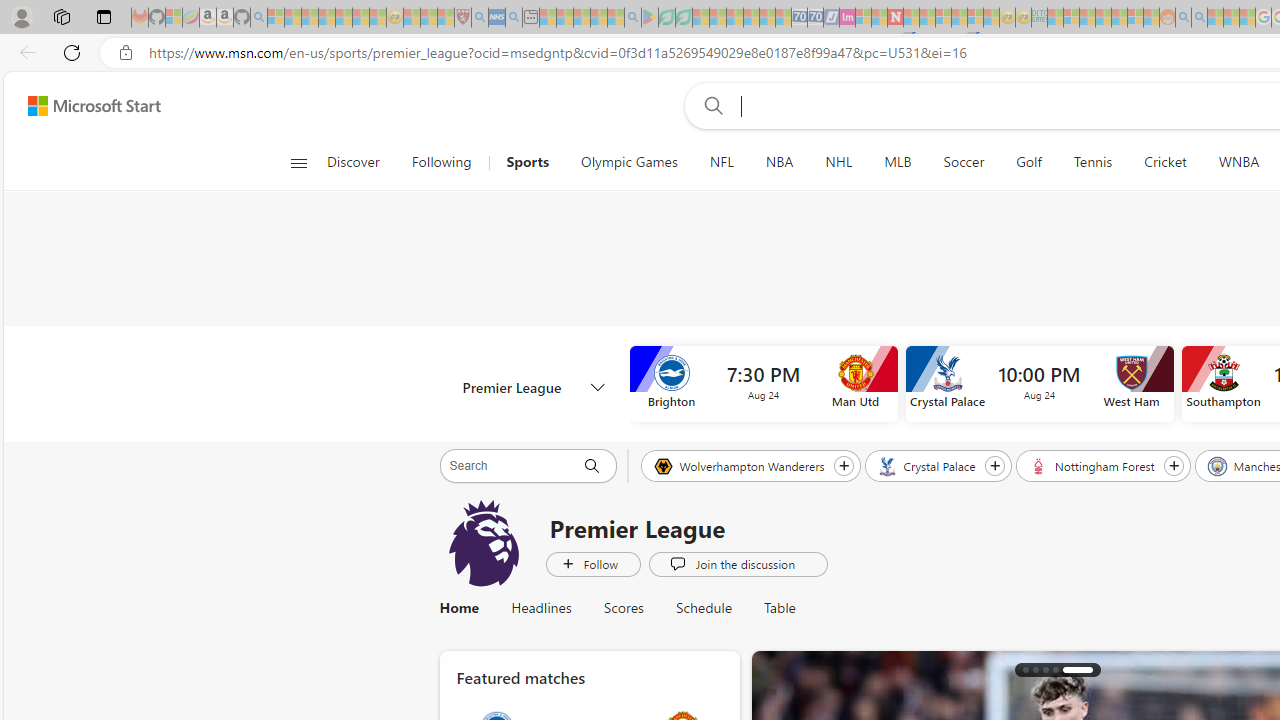 The height and width of the screenshot is (720, 1280). What do you see at coordinates (628, 162) in the screenshot?
I see `'Olympic Games'` at bounding box center [628, 162].